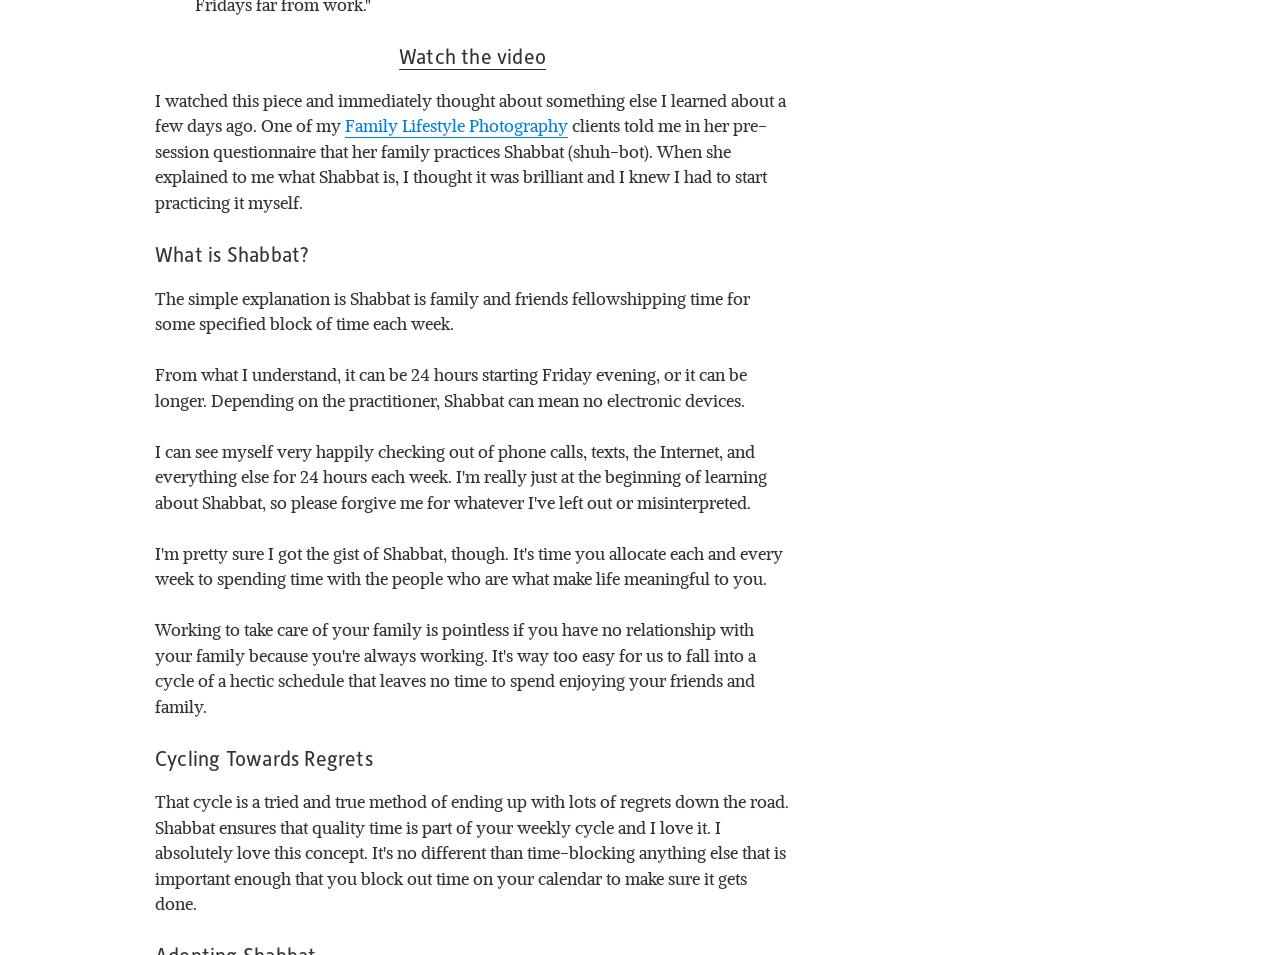 This screenshot has width=1280, height=955. Describe the element at coordinates (470, 565) in the screenshot. I see `'I'm pretty sure I got the gist of Shabbat, though. It's time you allocate each and every week to spending time with the people who are what make life meaningful to you.'` at that location.